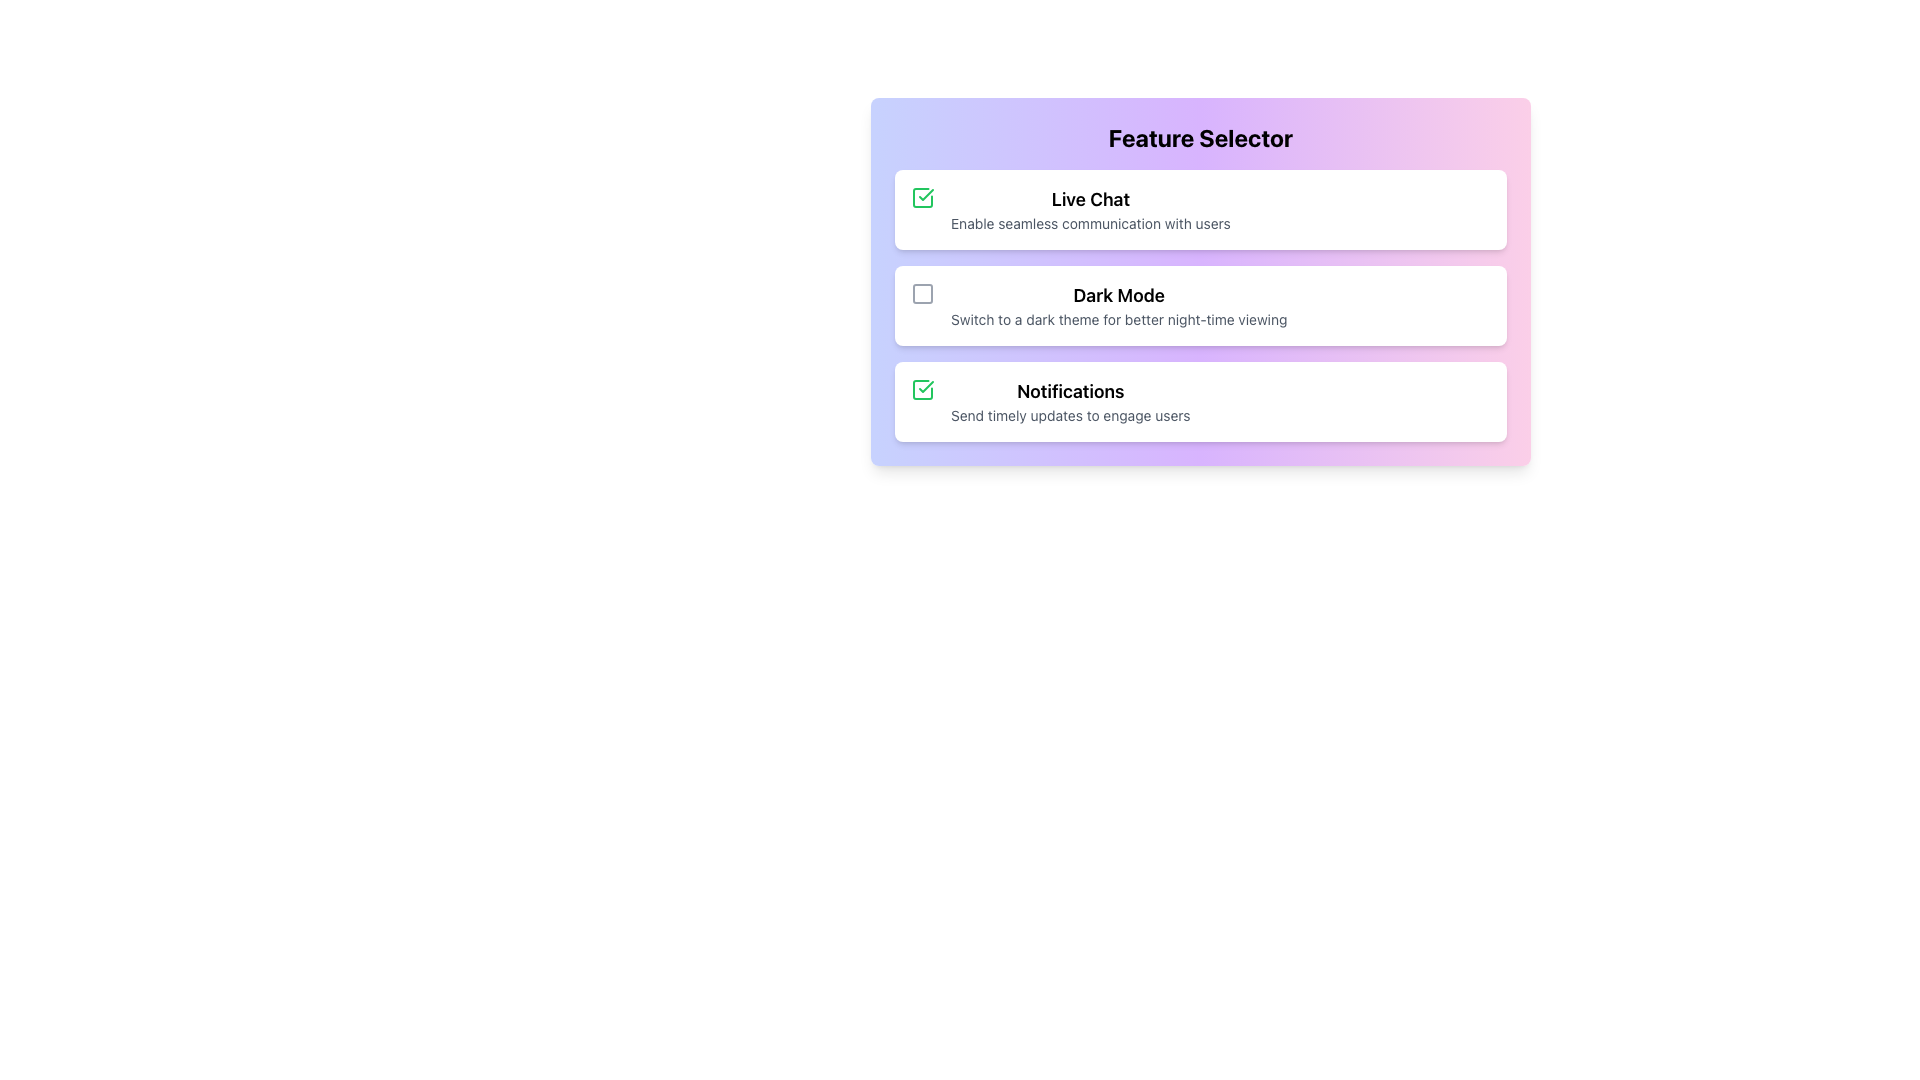  I want to click on the 'Dark Mode' title text label within the feature selector interface, which is positioned between 'Live Chat' and 'Notifications', so click(1118, 296).